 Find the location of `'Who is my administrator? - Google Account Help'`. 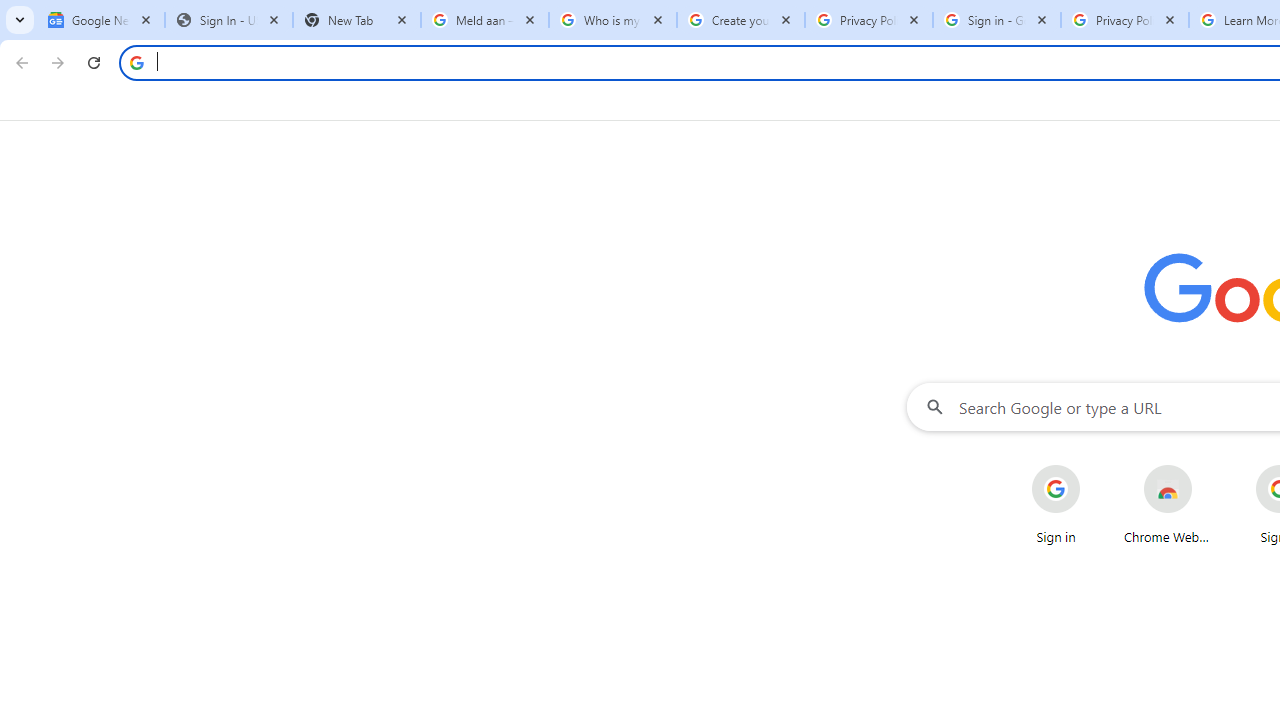

'Who is my administrator? - Google Account Help' is located at coordinates (612, 20).